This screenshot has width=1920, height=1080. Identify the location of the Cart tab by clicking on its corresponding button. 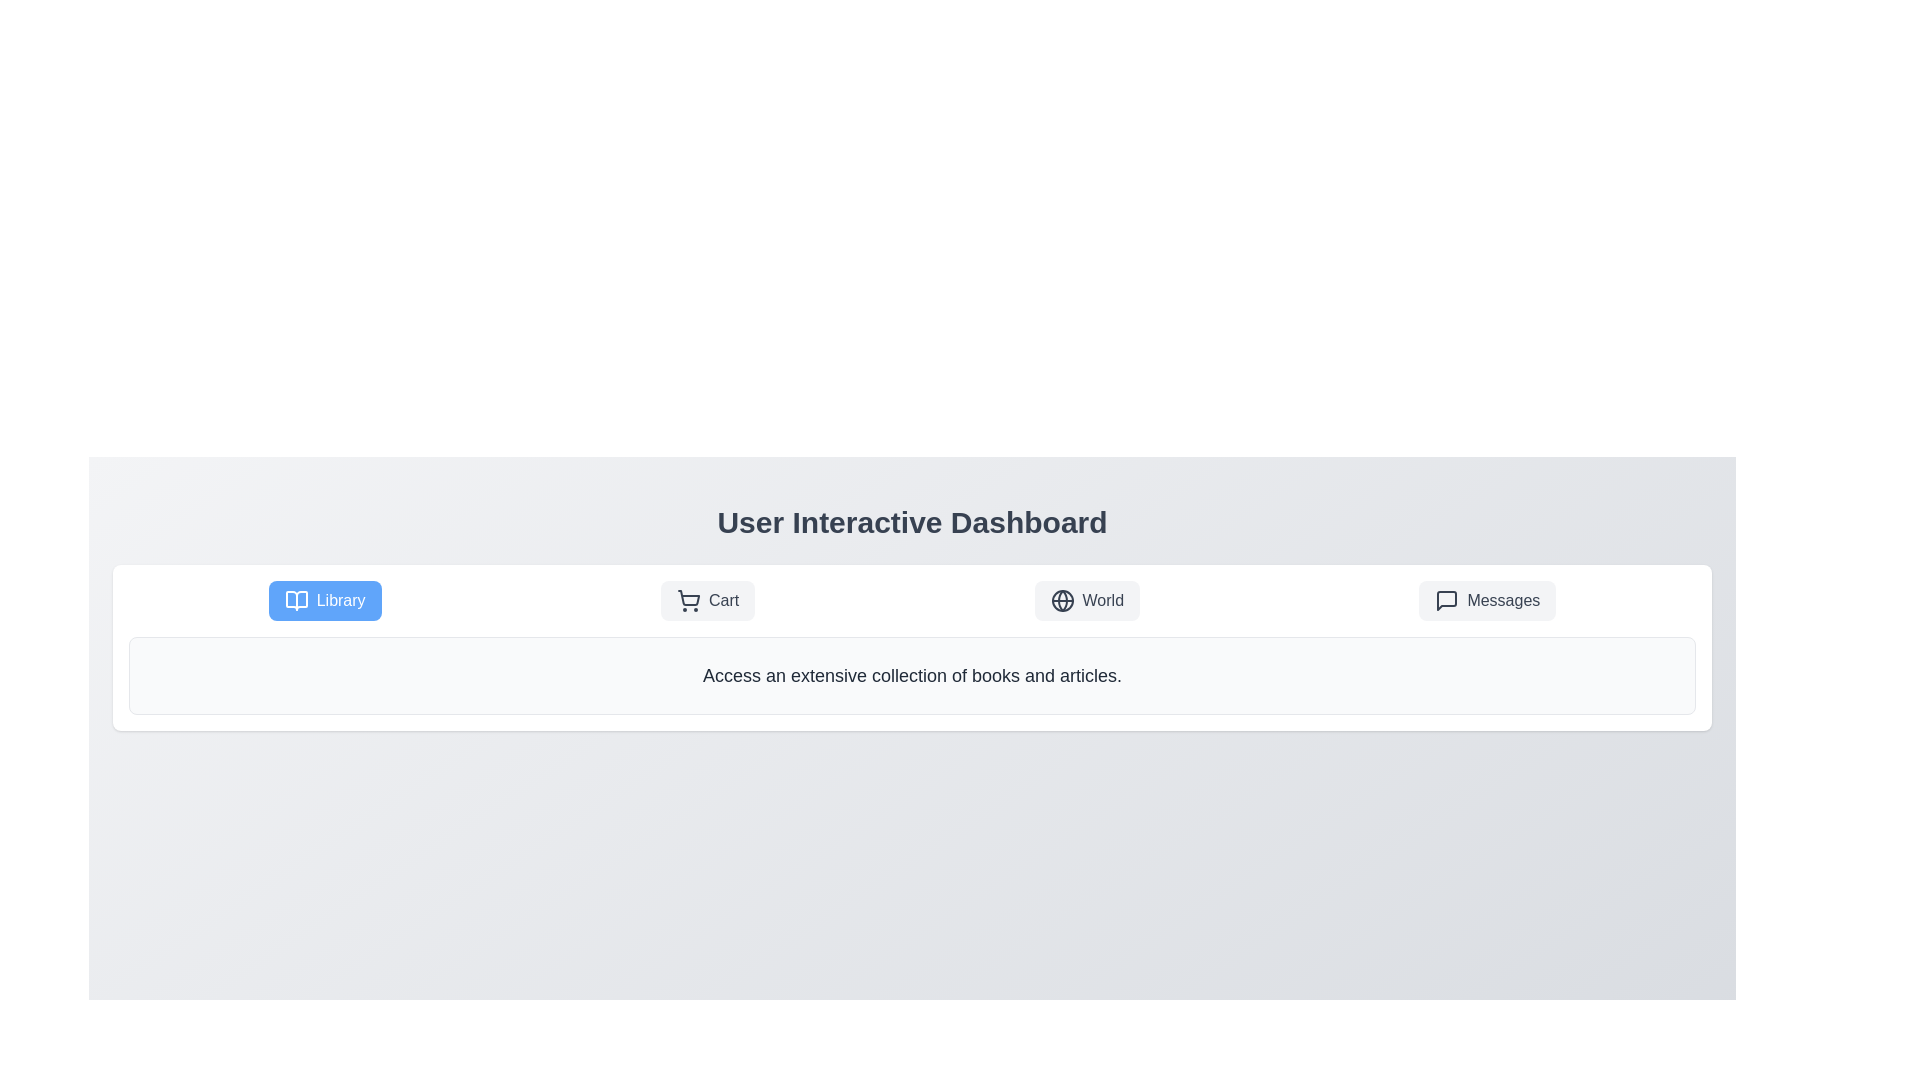
(708, 600).